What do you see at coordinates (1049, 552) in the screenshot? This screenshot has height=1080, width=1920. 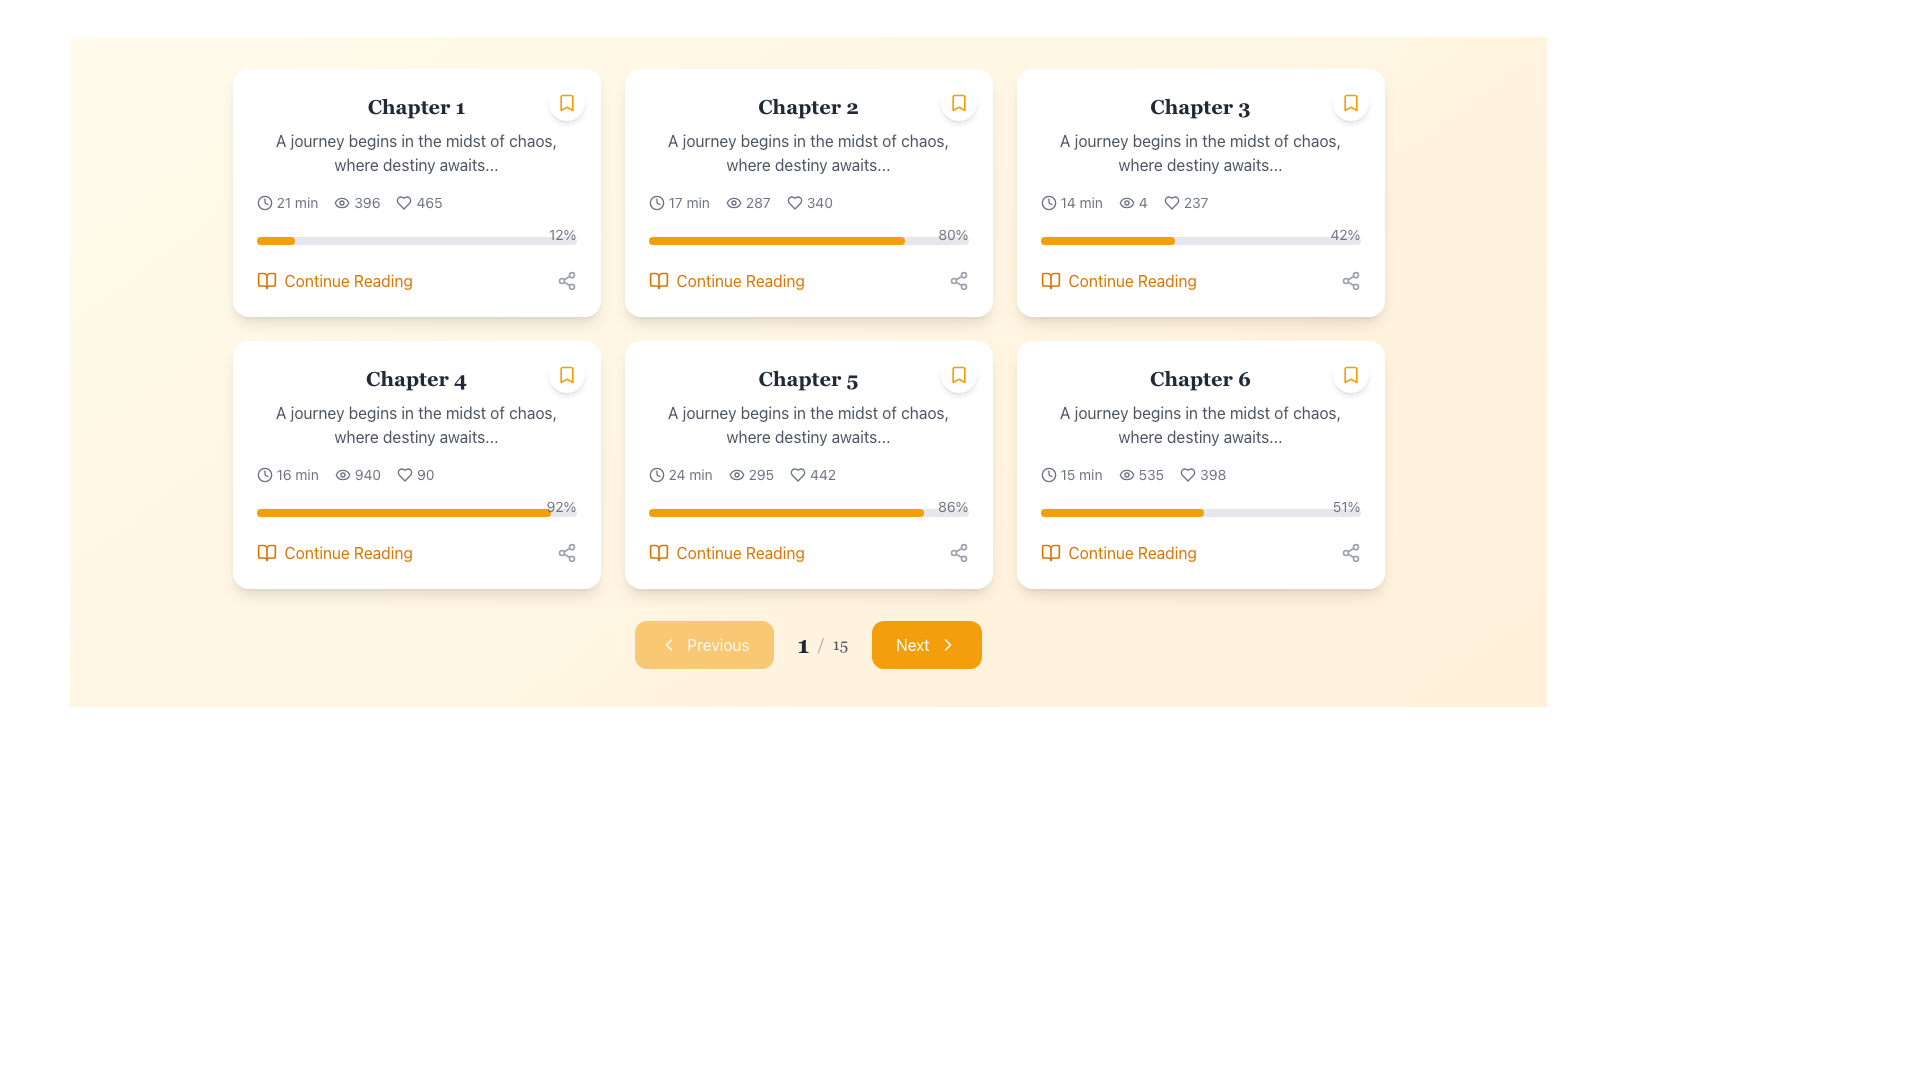 I see `the small orange book icon located to the left of the 'Continue Reading' text in the sixth chapter card of the grid layout` at bounding box center [1049, 552].